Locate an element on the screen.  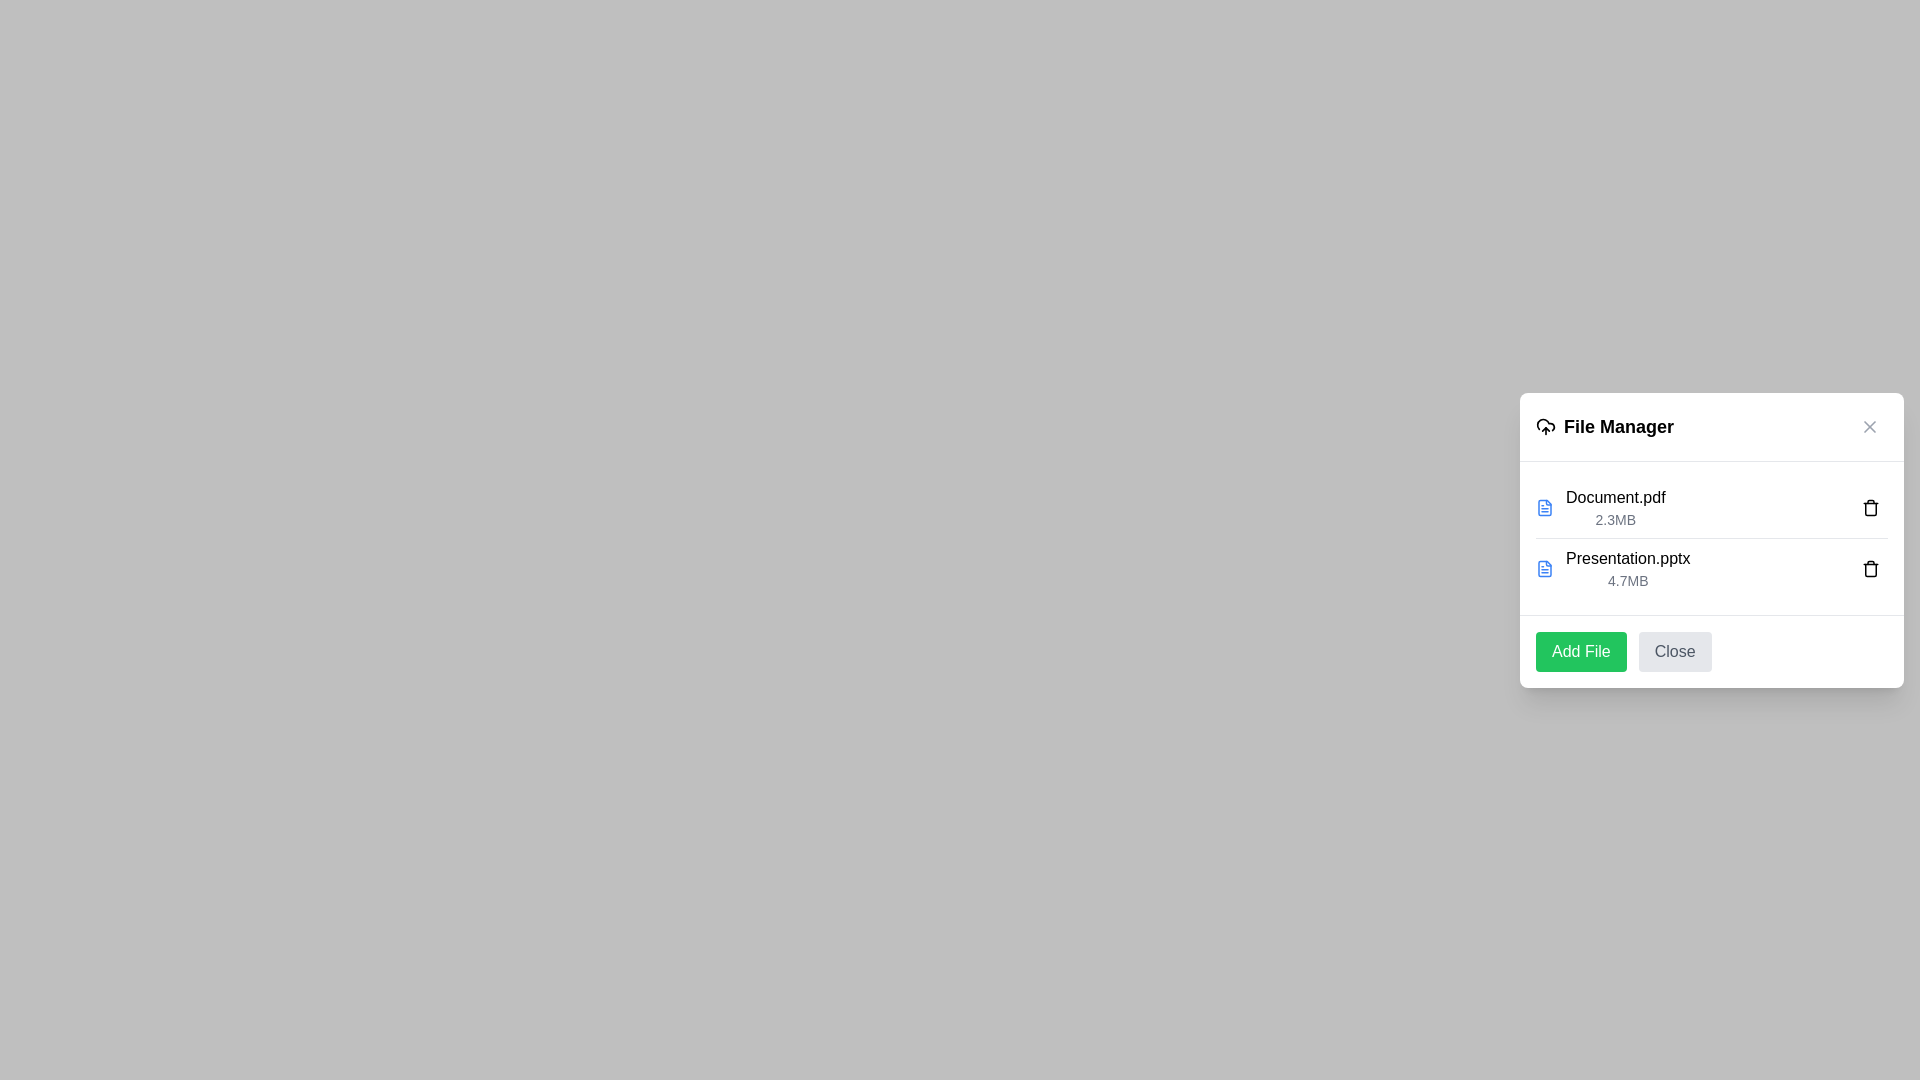
the file entry for 'Document.pdf' in the file manager is located at coordinates (1600, 506).